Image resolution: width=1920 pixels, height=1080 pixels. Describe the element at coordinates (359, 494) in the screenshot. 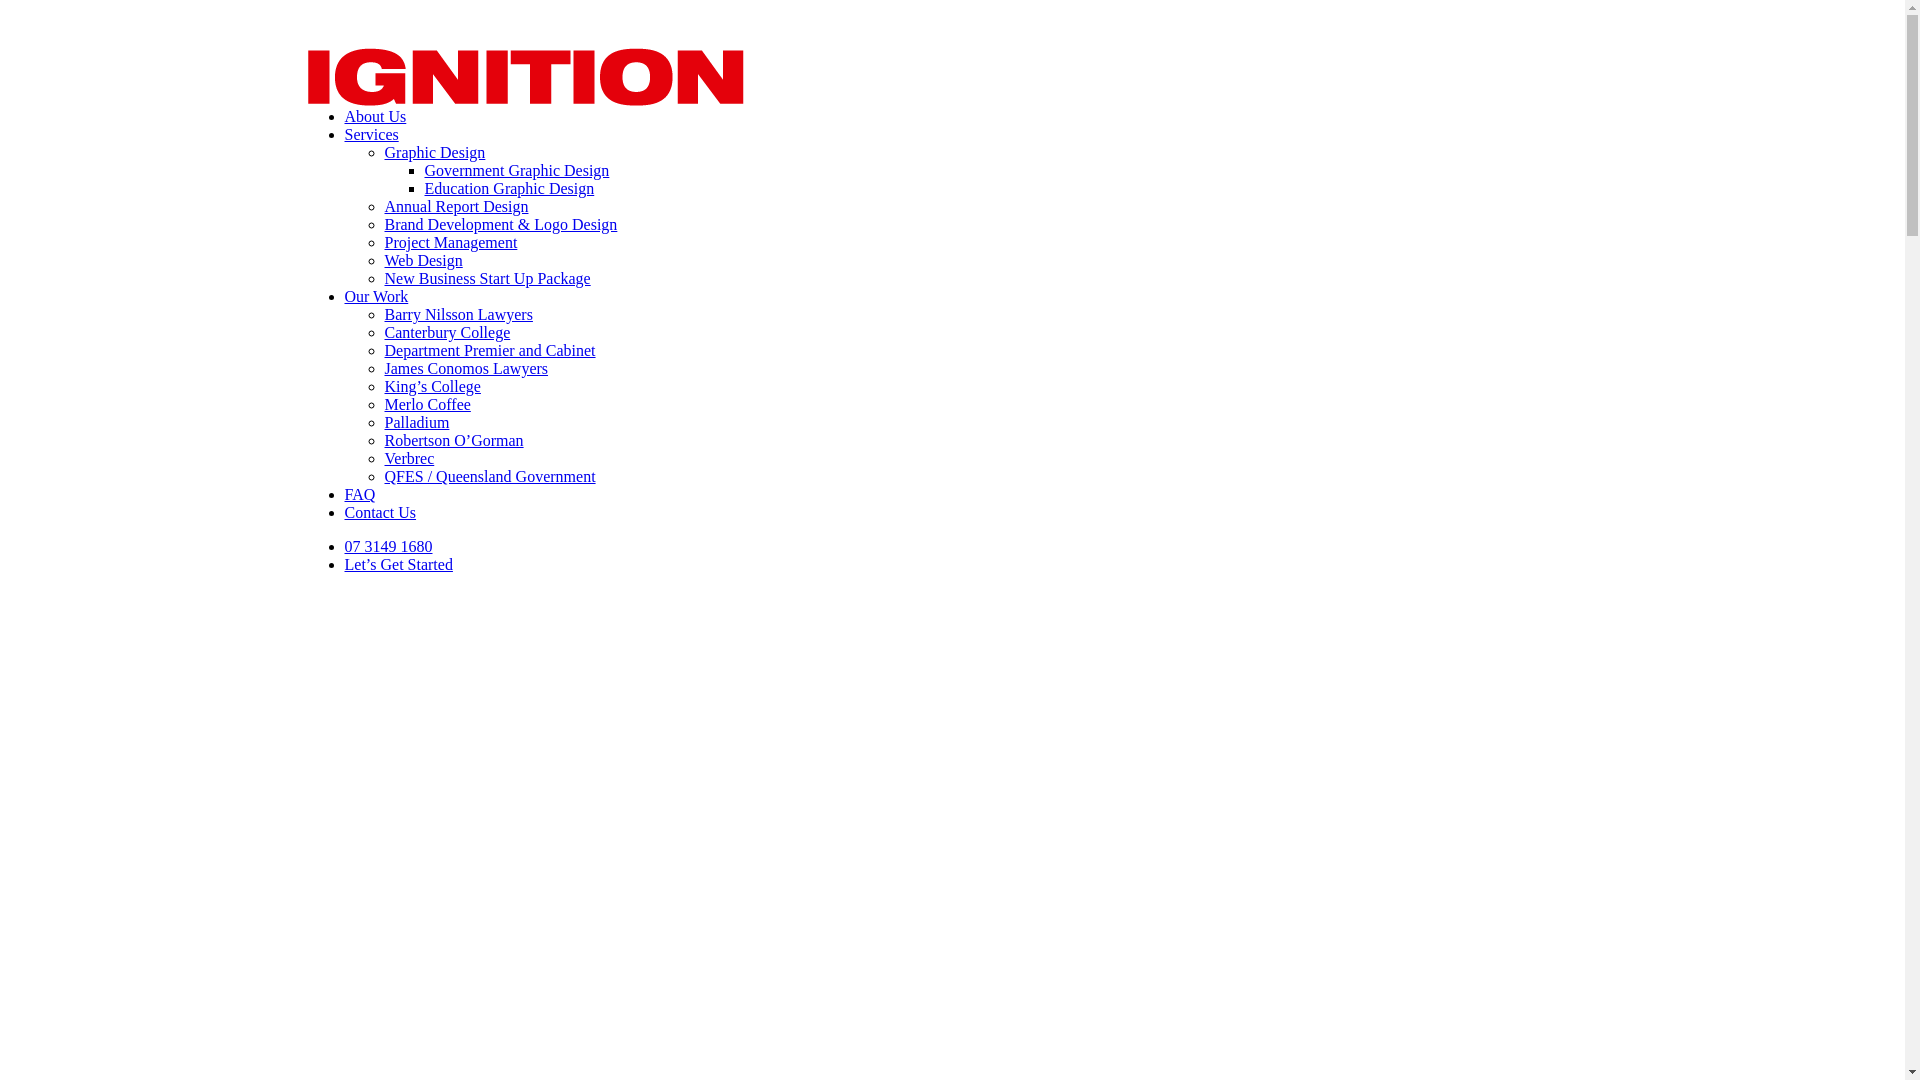

I see `'FAQ'` at that location.